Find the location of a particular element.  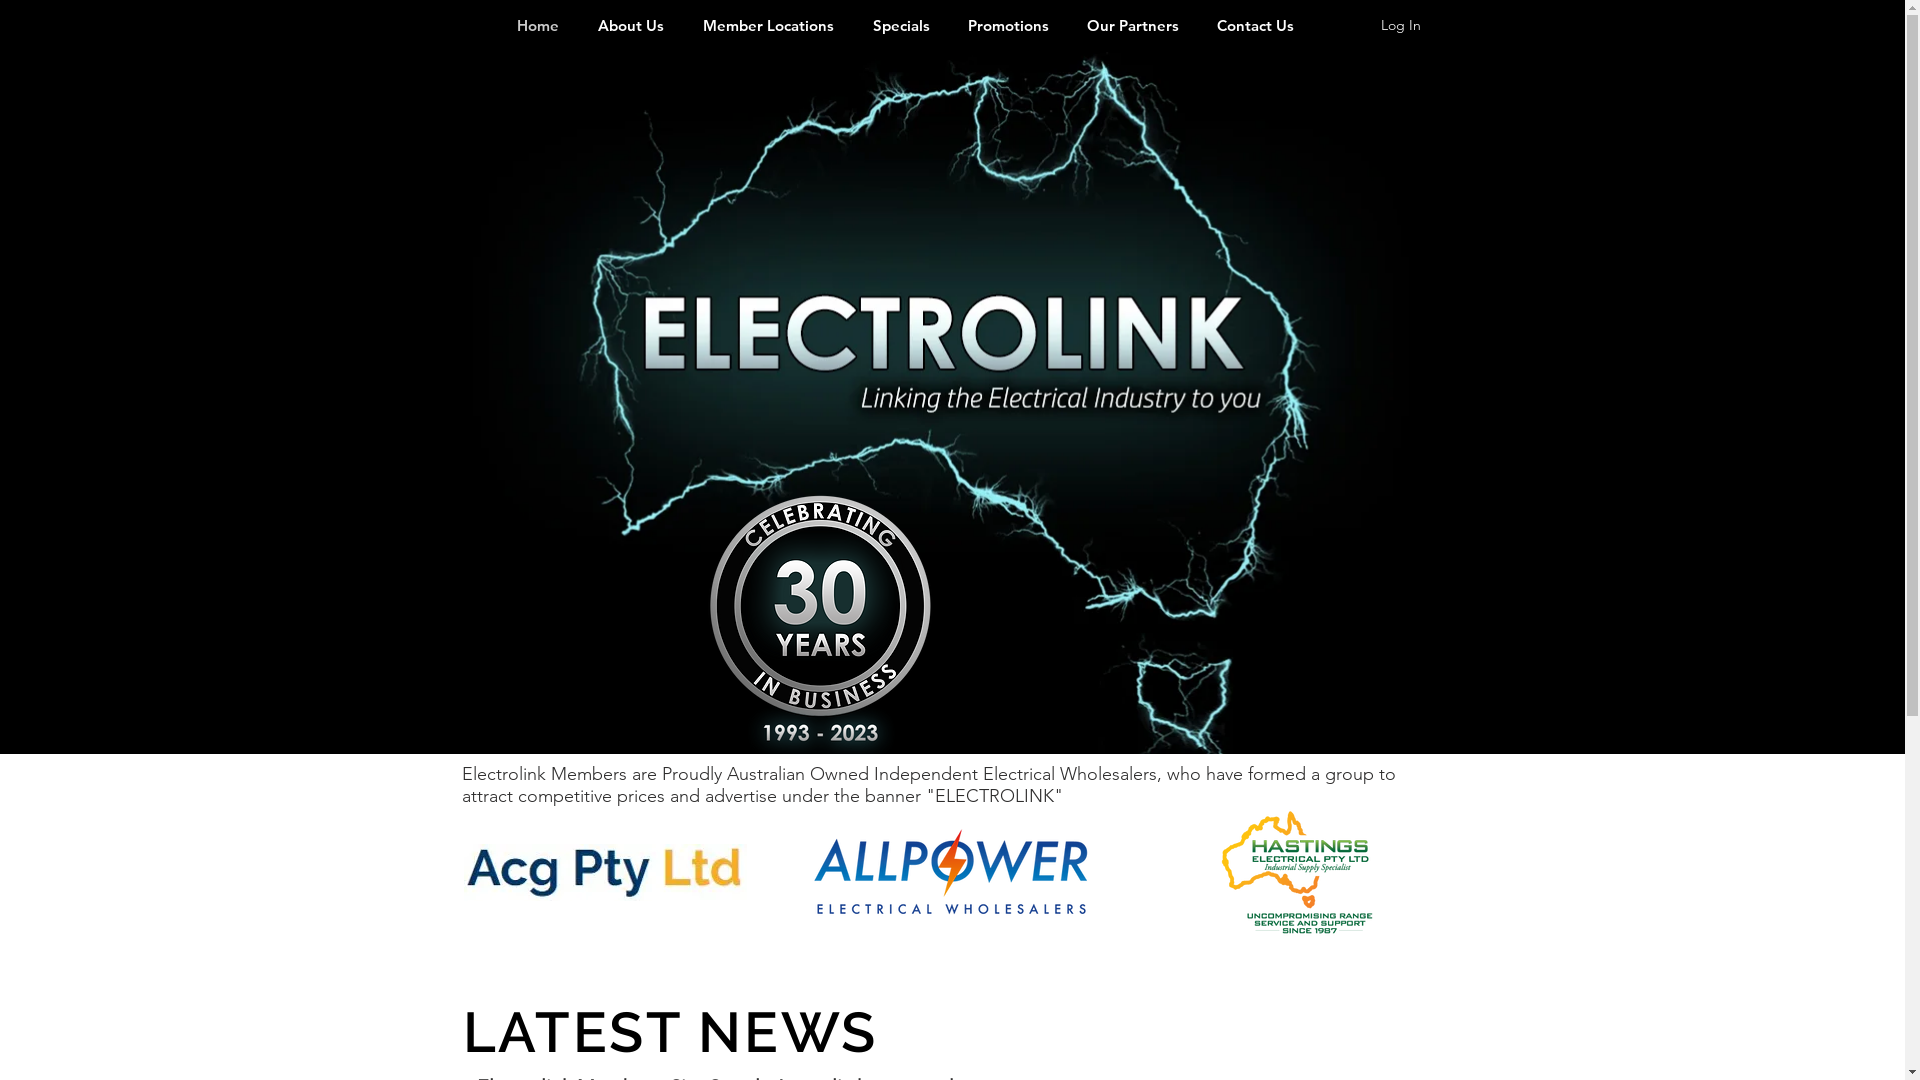

'Member Locations' is located at coordinates (767, 25).